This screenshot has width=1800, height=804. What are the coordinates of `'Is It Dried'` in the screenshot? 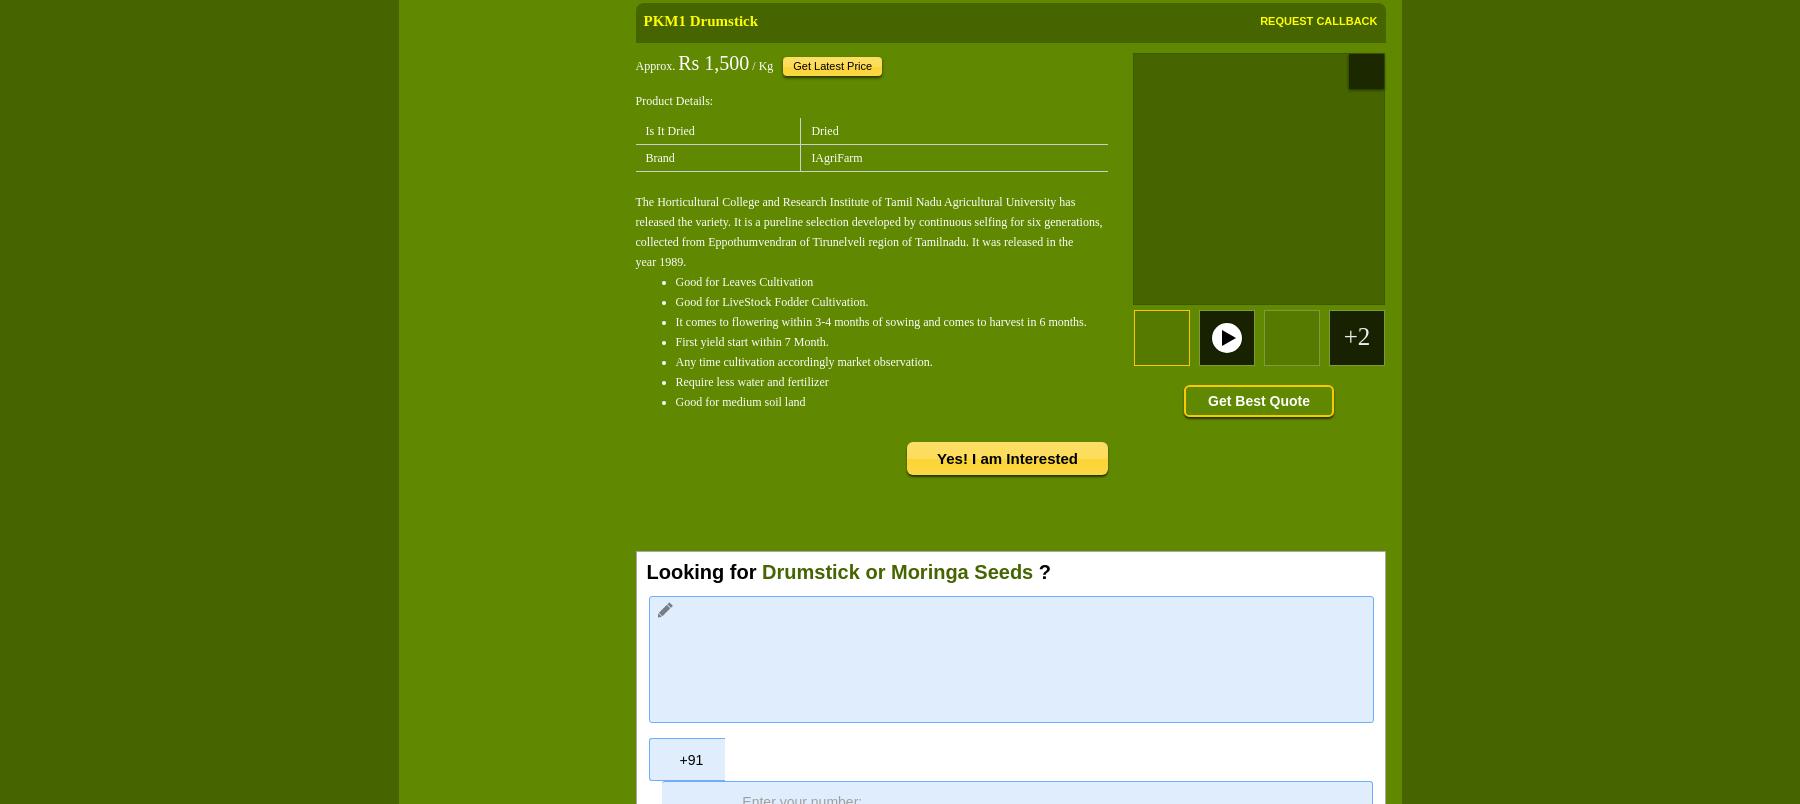 It's located at (644, 130).